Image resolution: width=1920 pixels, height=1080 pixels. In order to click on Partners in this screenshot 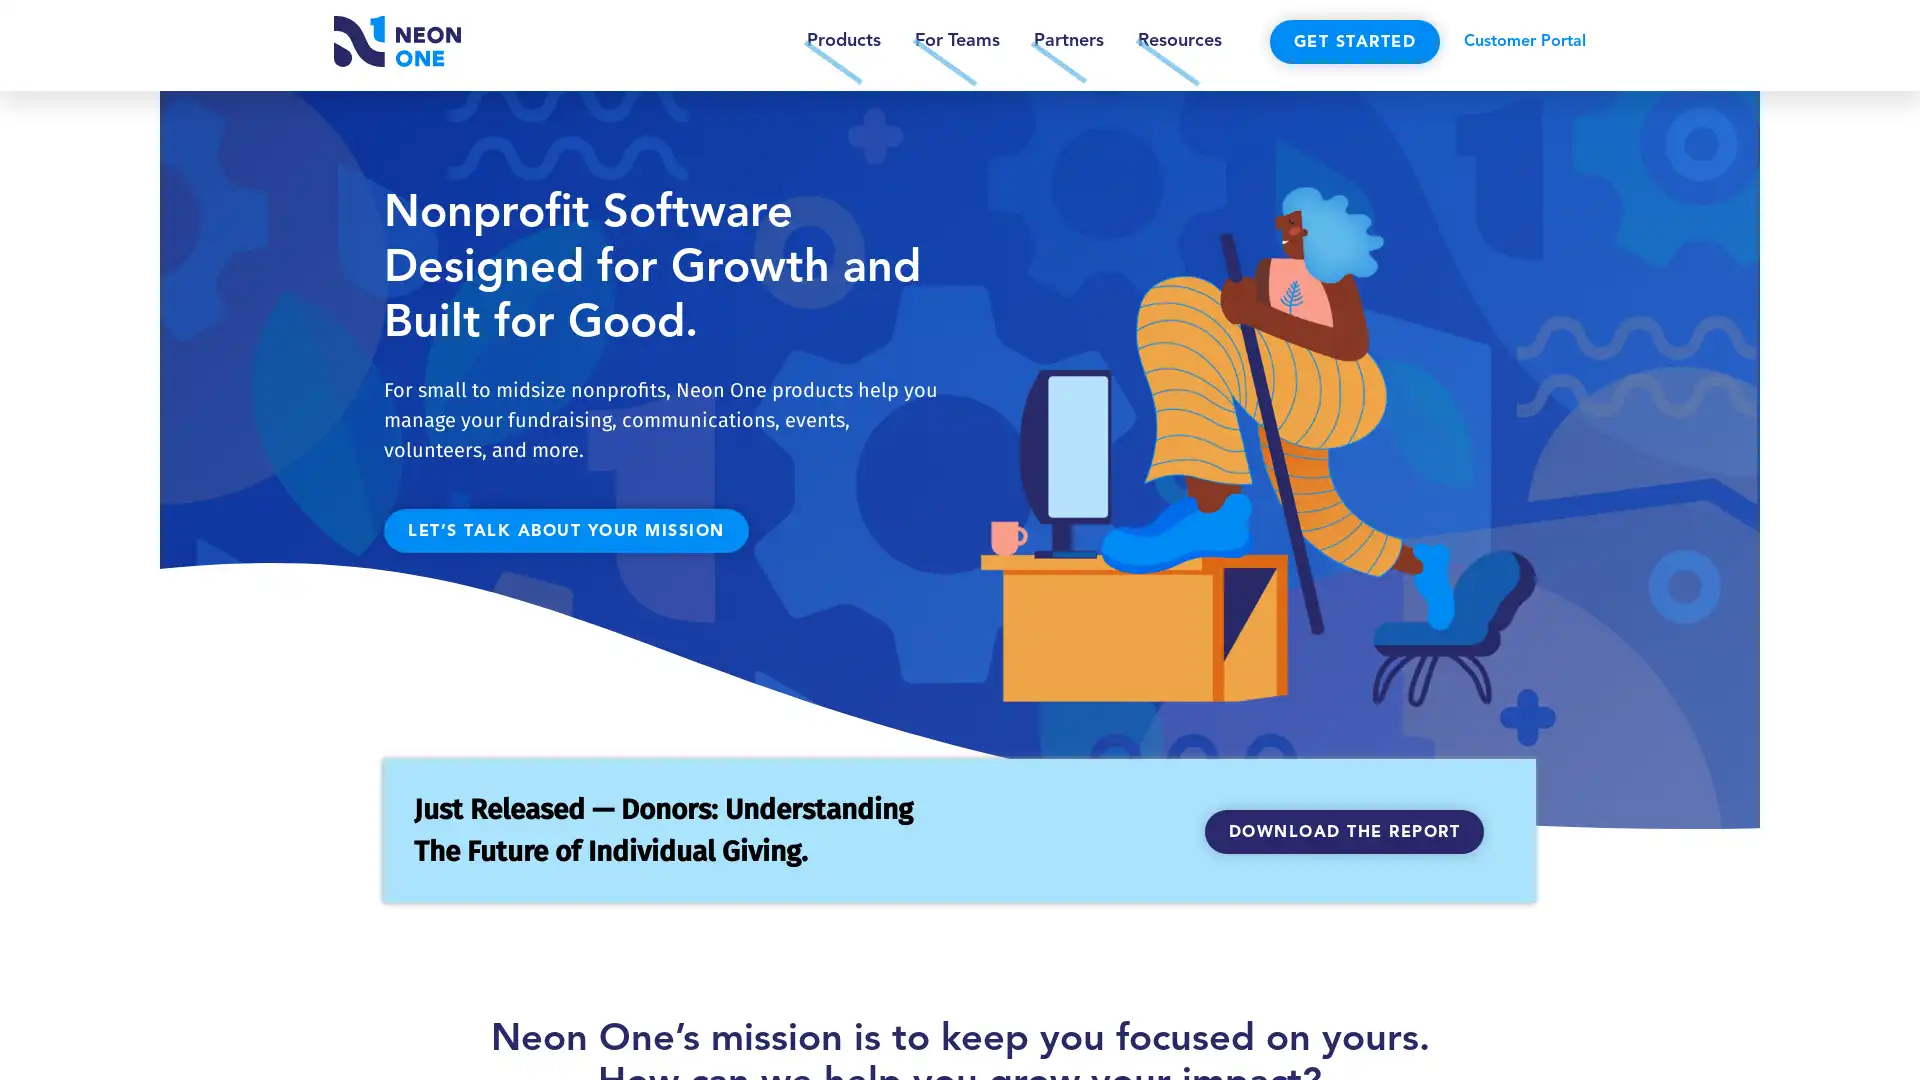, I will do `click(1067, 41)`.